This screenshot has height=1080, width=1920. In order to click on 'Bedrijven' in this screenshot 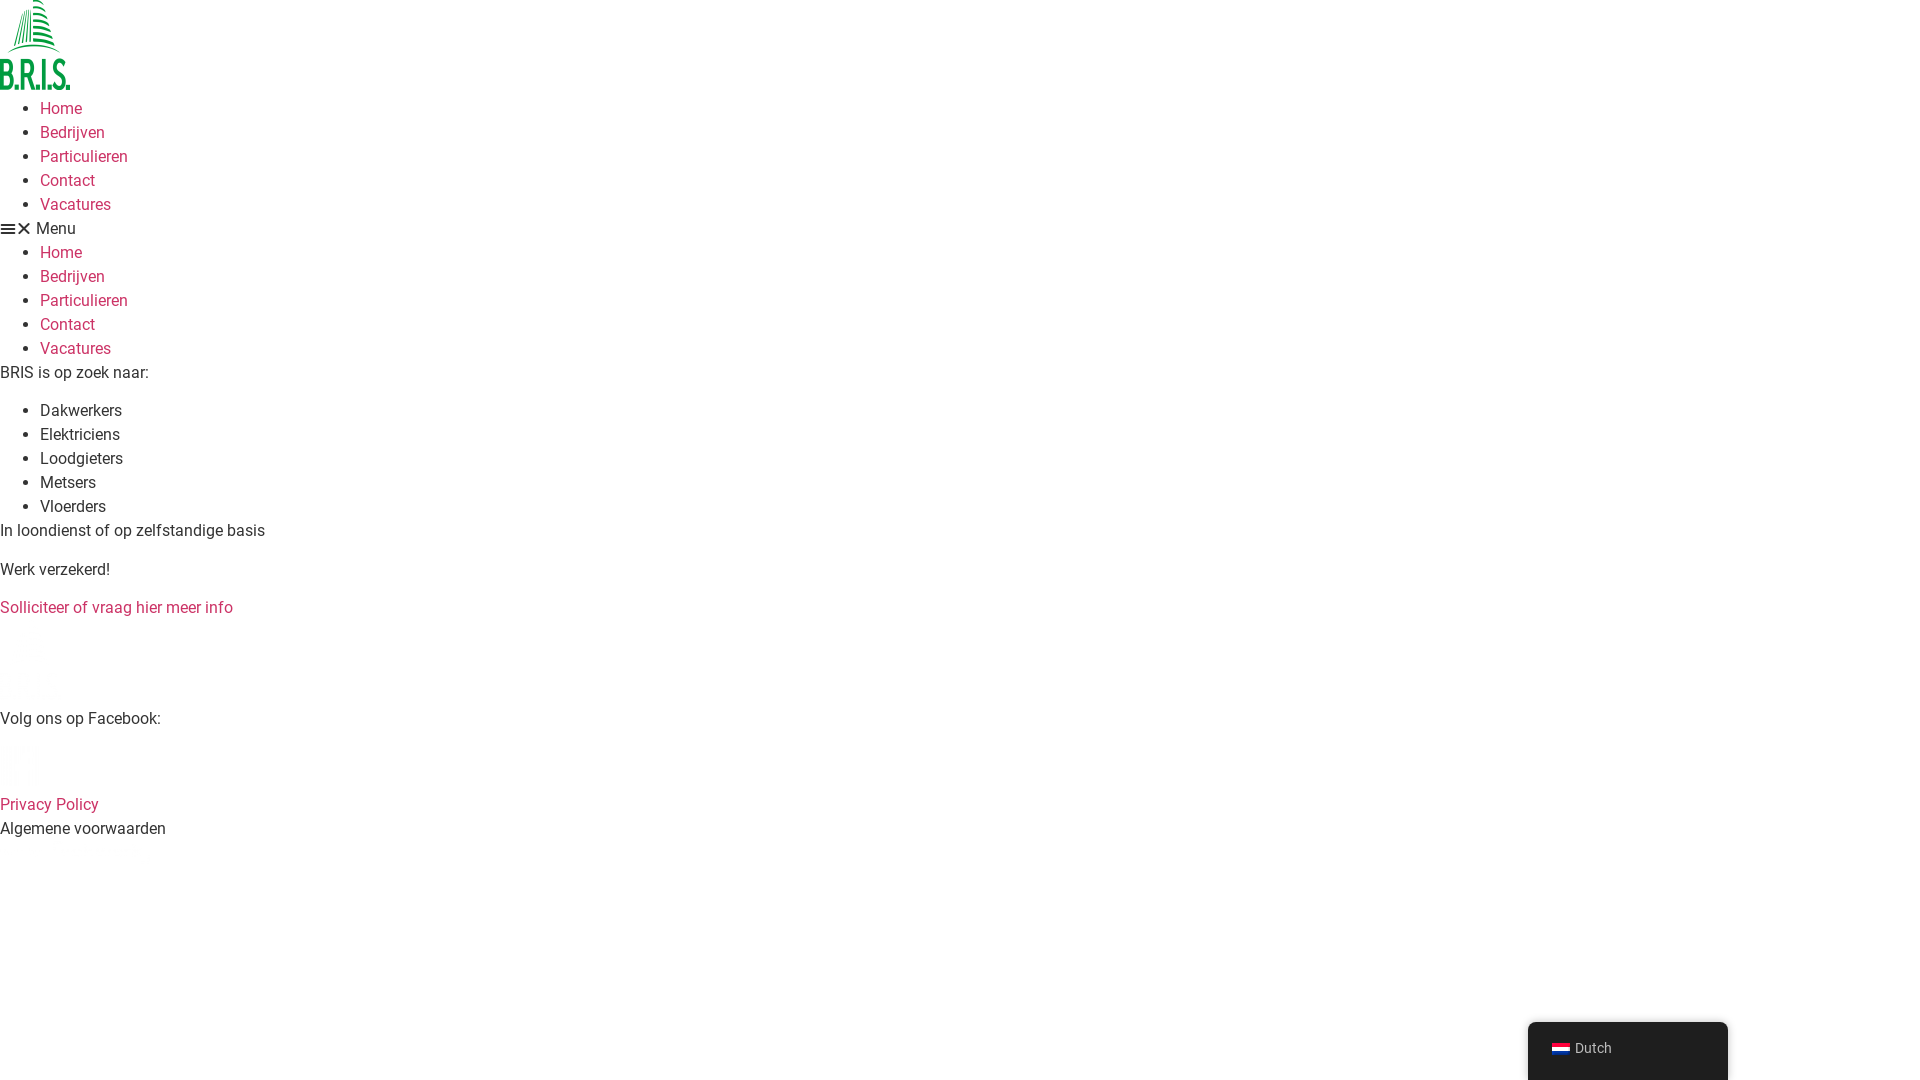, I will do `click(72, 276)`.